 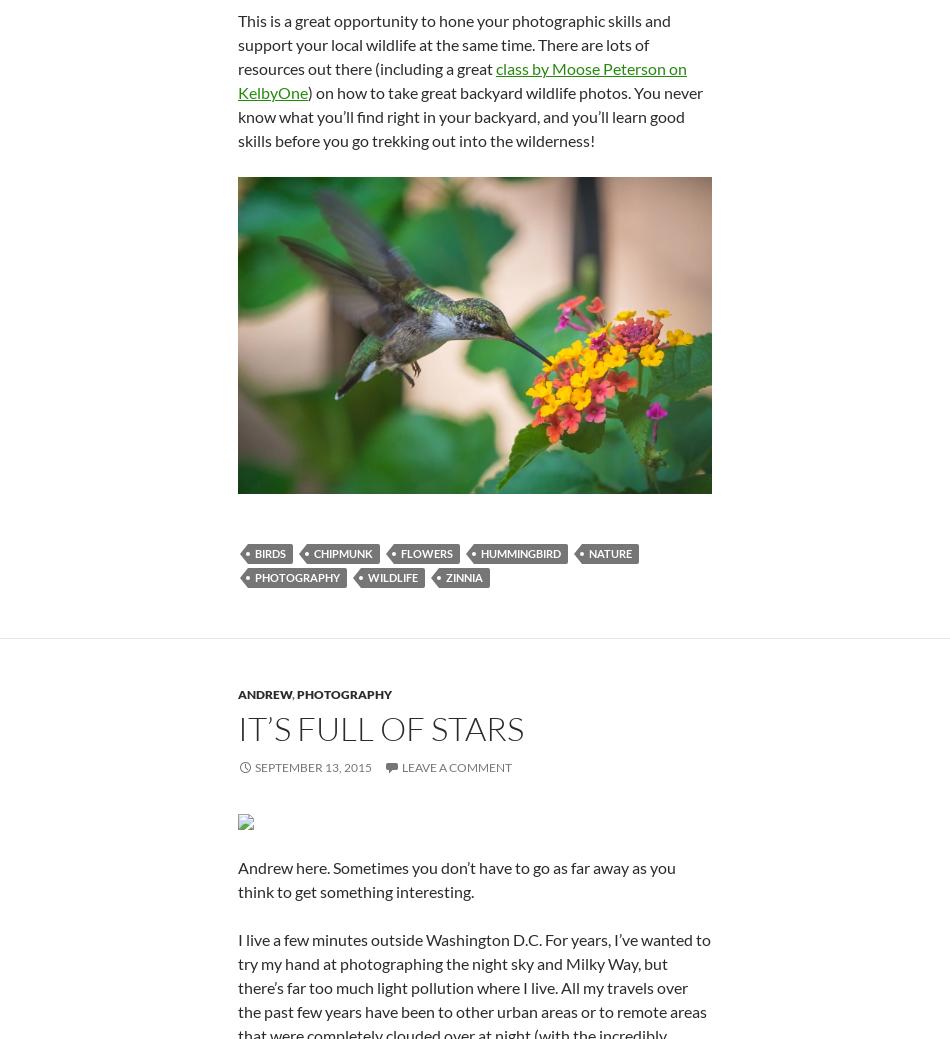 What do you see at coordinates (293, 692) in the screenshot?
I see `','` at bounding box center [293, 692].